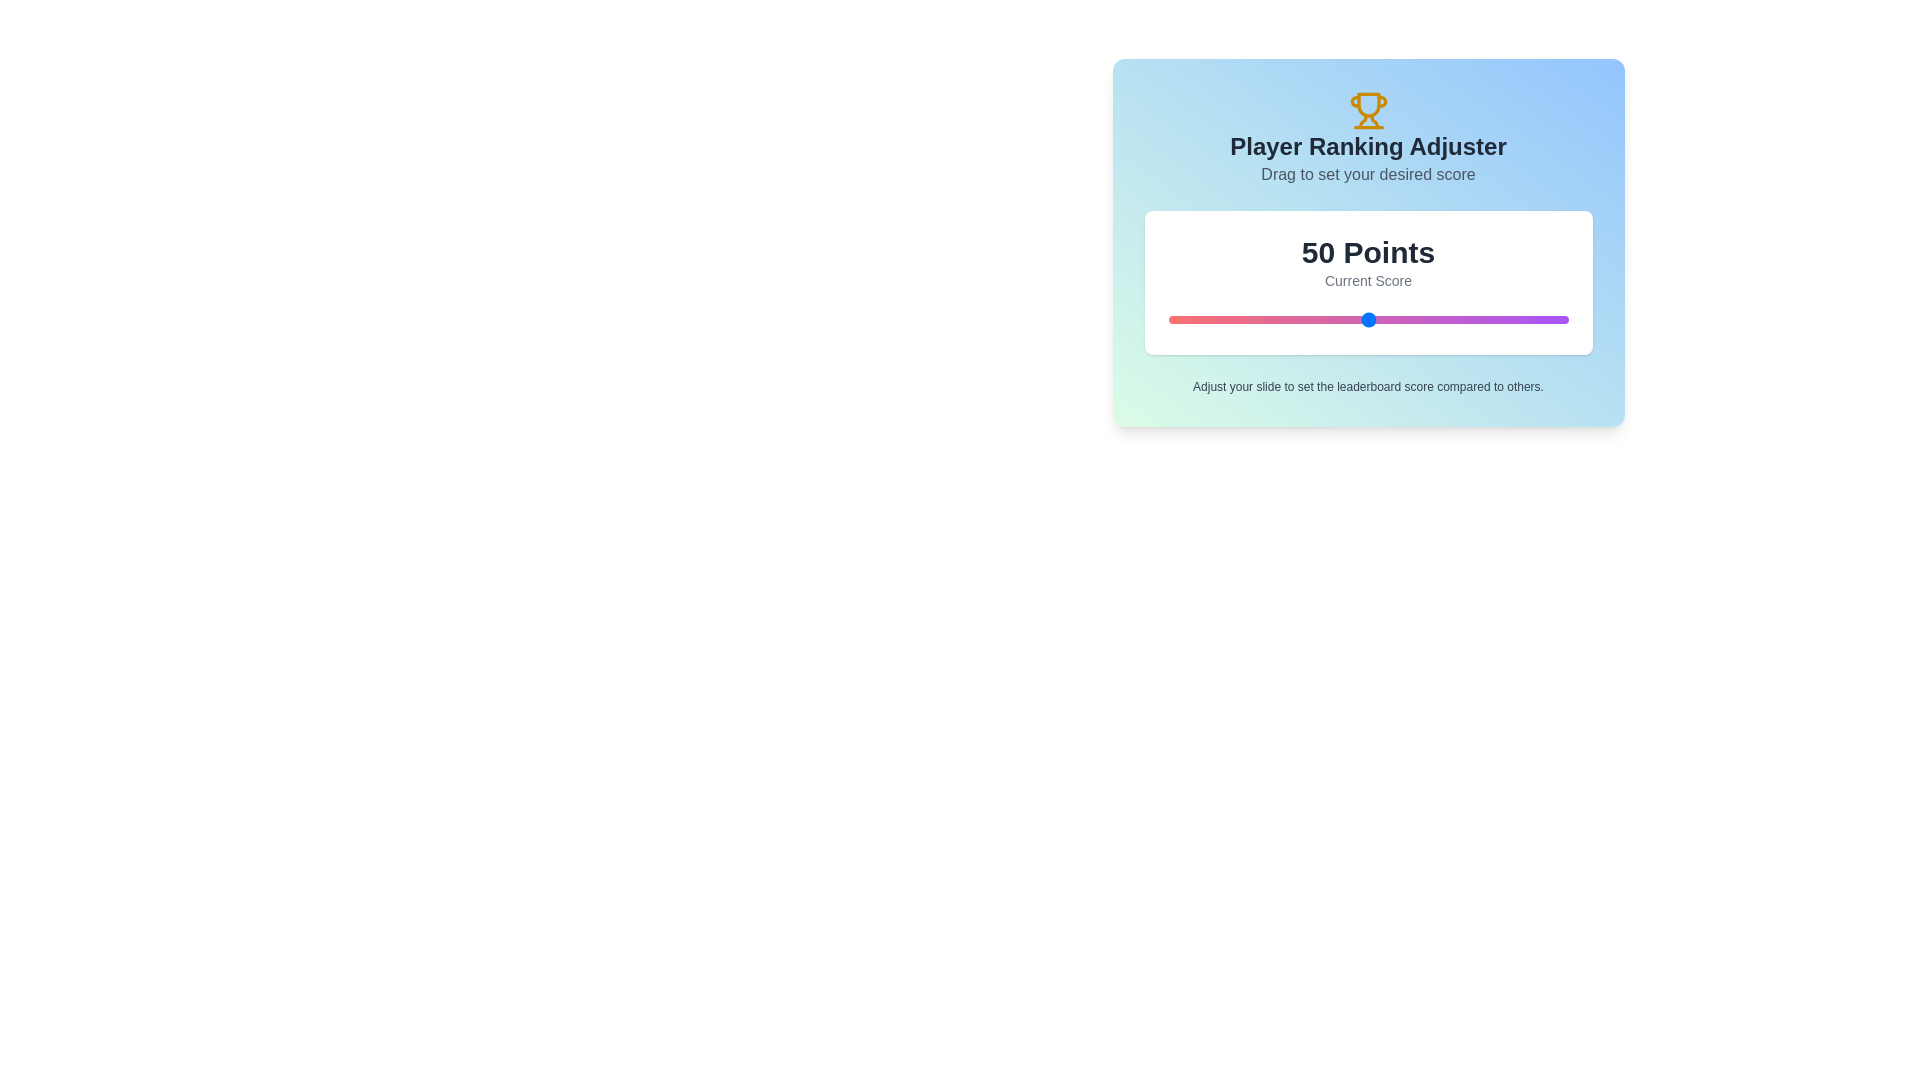 The height and width of the screenshot is (1080, 1920). I want to click on the slider to set the score to 42, so click(1336, 319).